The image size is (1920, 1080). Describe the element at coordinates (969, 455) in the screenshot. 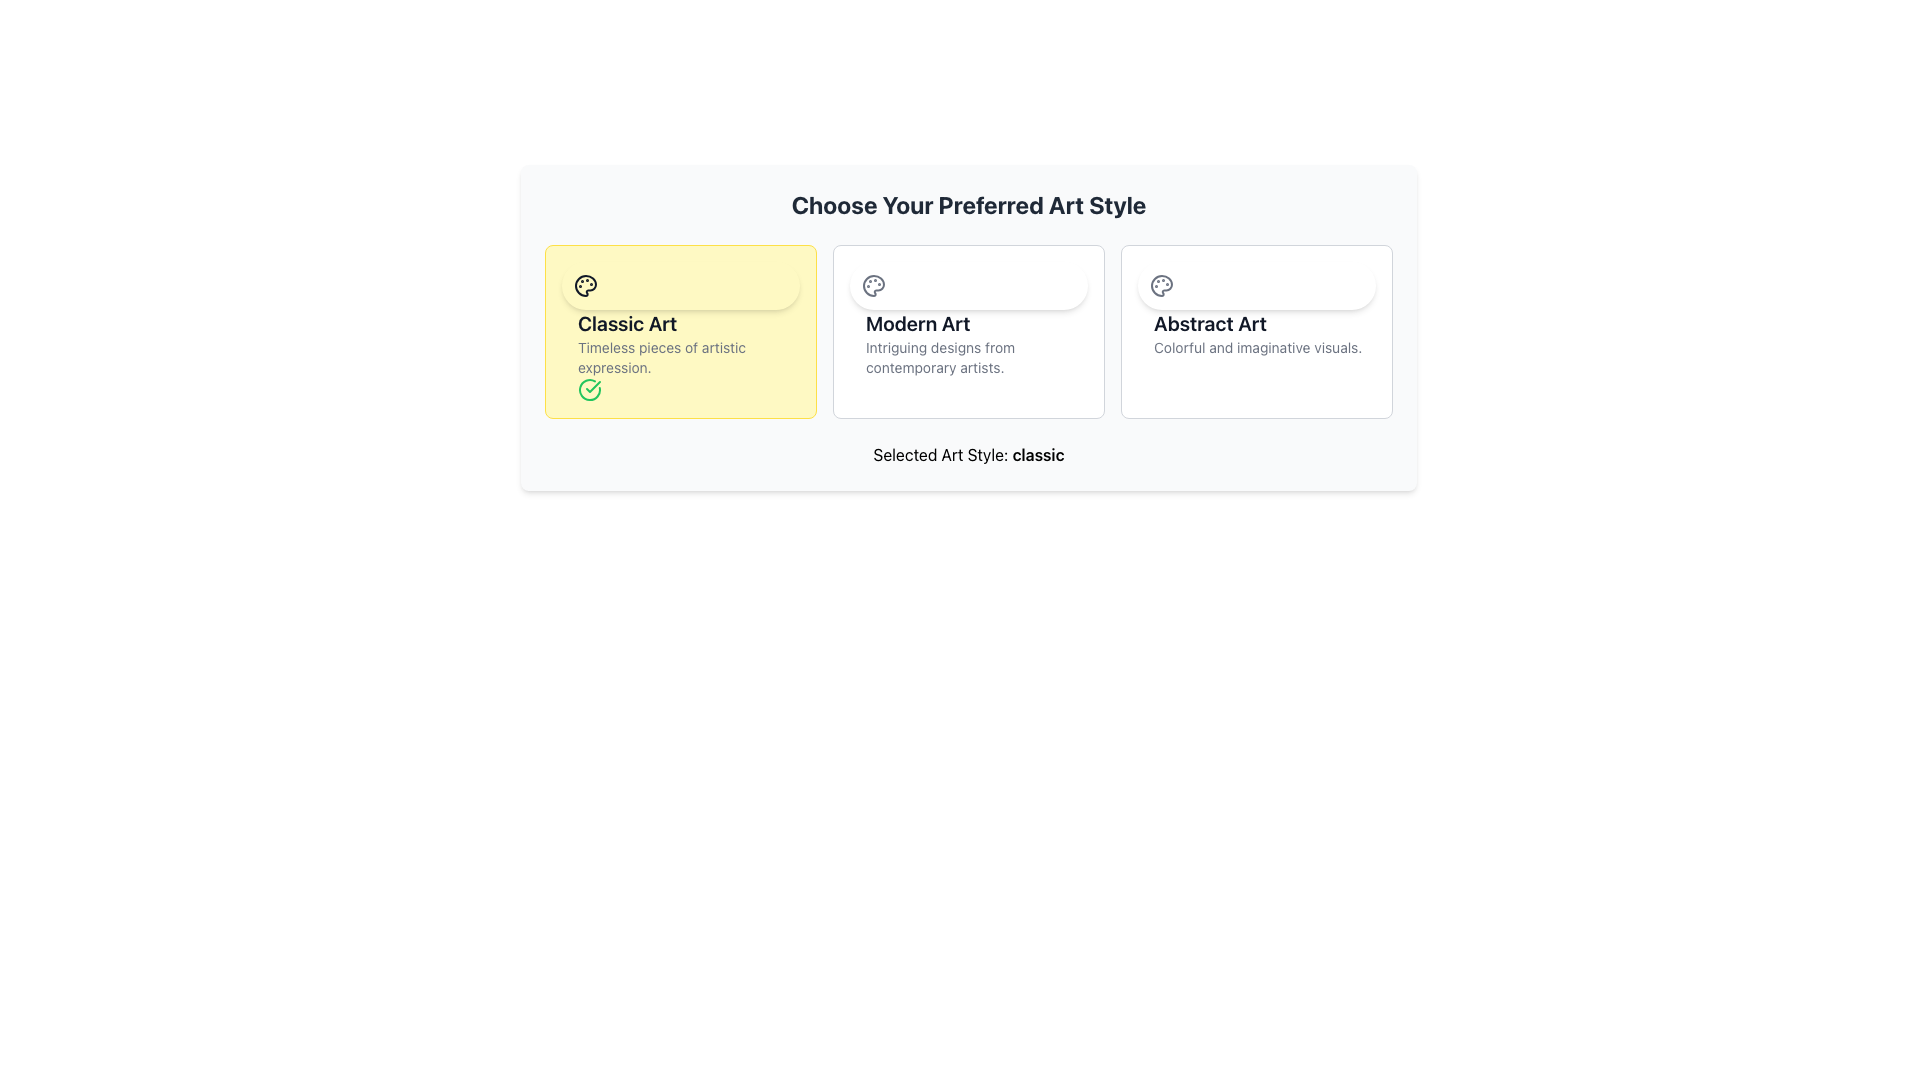

I see `displayed text 'Selected Art Style: classic' located centrally below the art style options to determine the selected art style` at that location.